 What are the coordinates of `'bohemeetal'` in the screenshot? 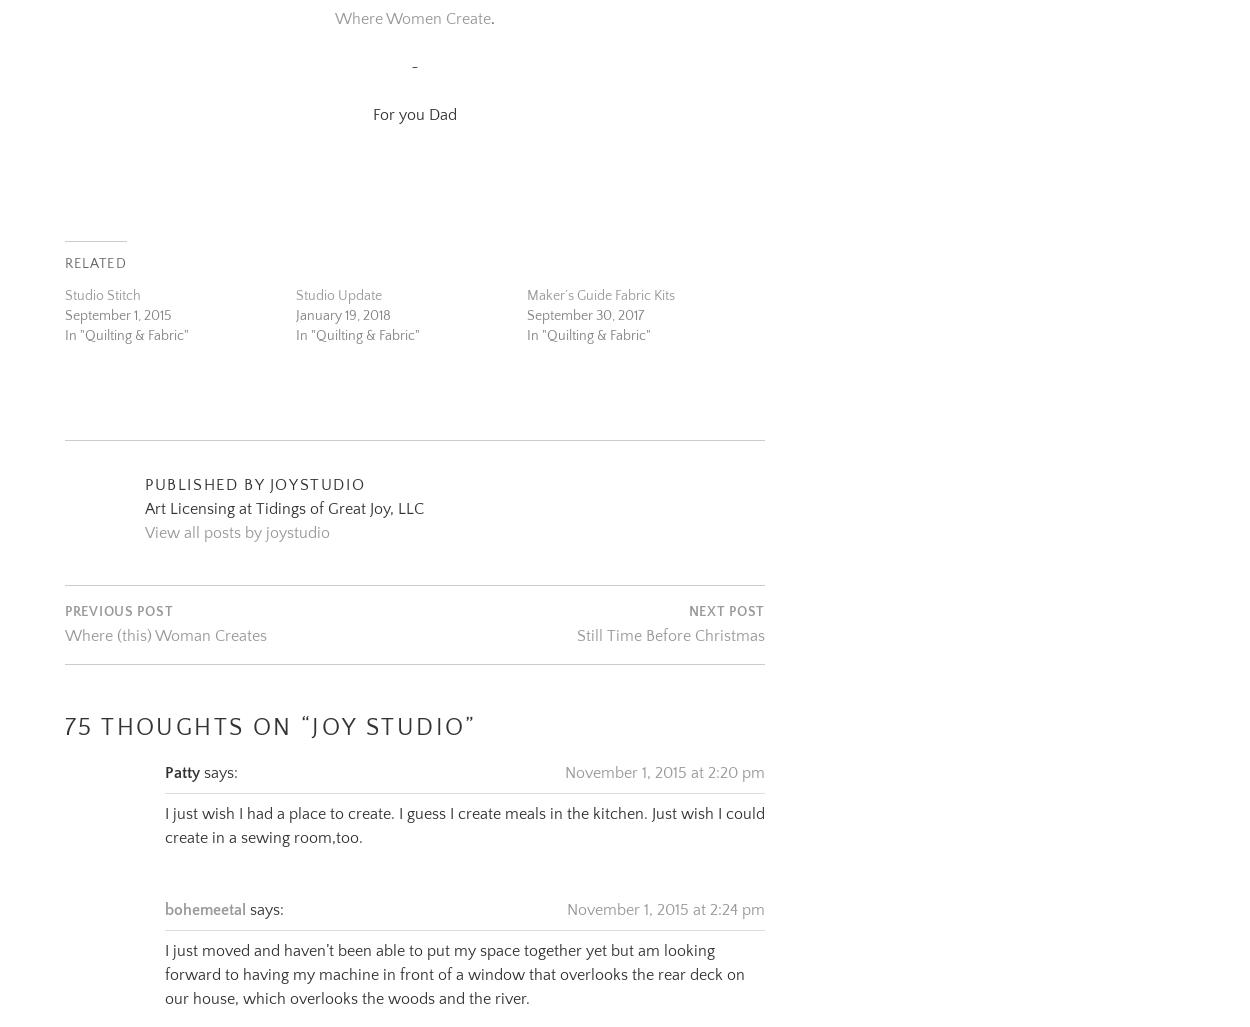 It's located at (165, 883).